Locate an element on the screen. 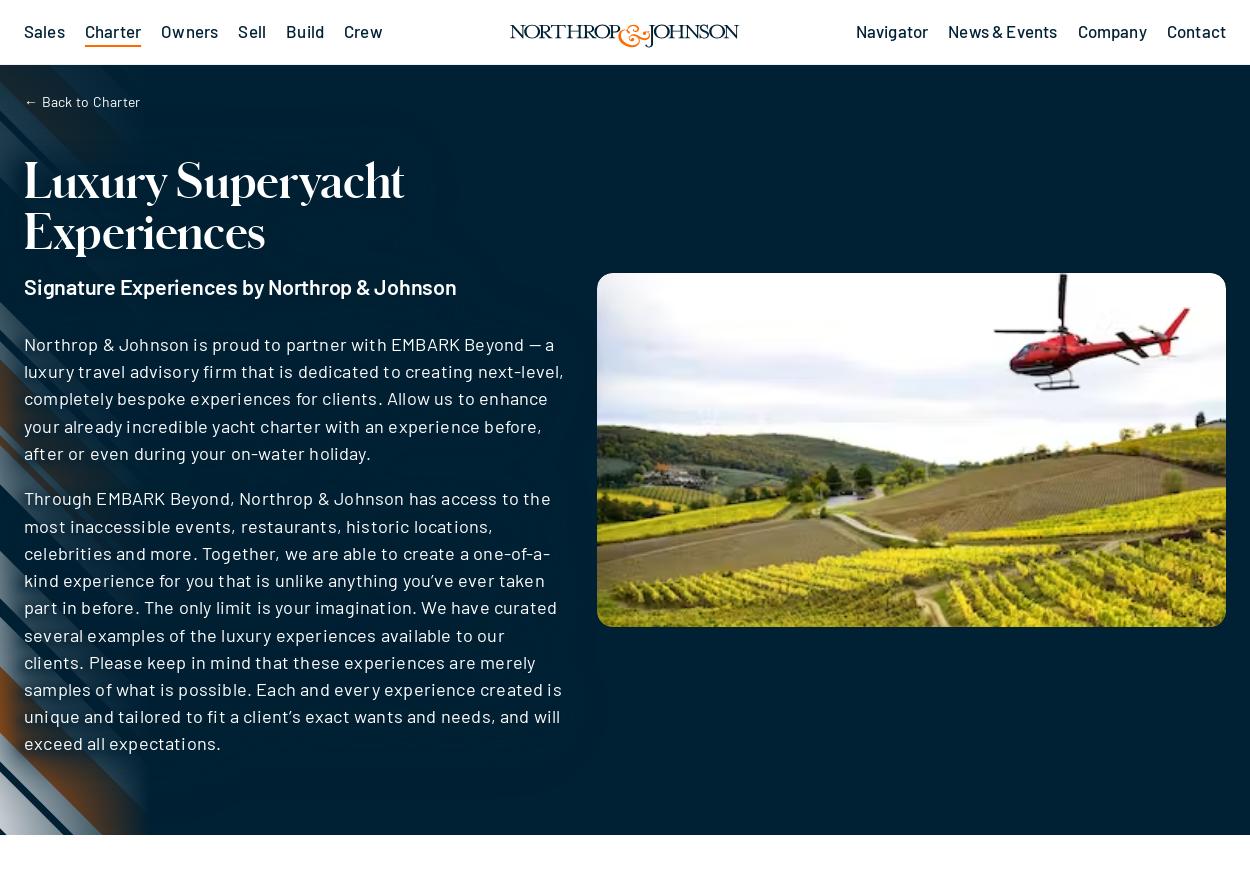  'Navigator' is located at coordinates (891, 30).